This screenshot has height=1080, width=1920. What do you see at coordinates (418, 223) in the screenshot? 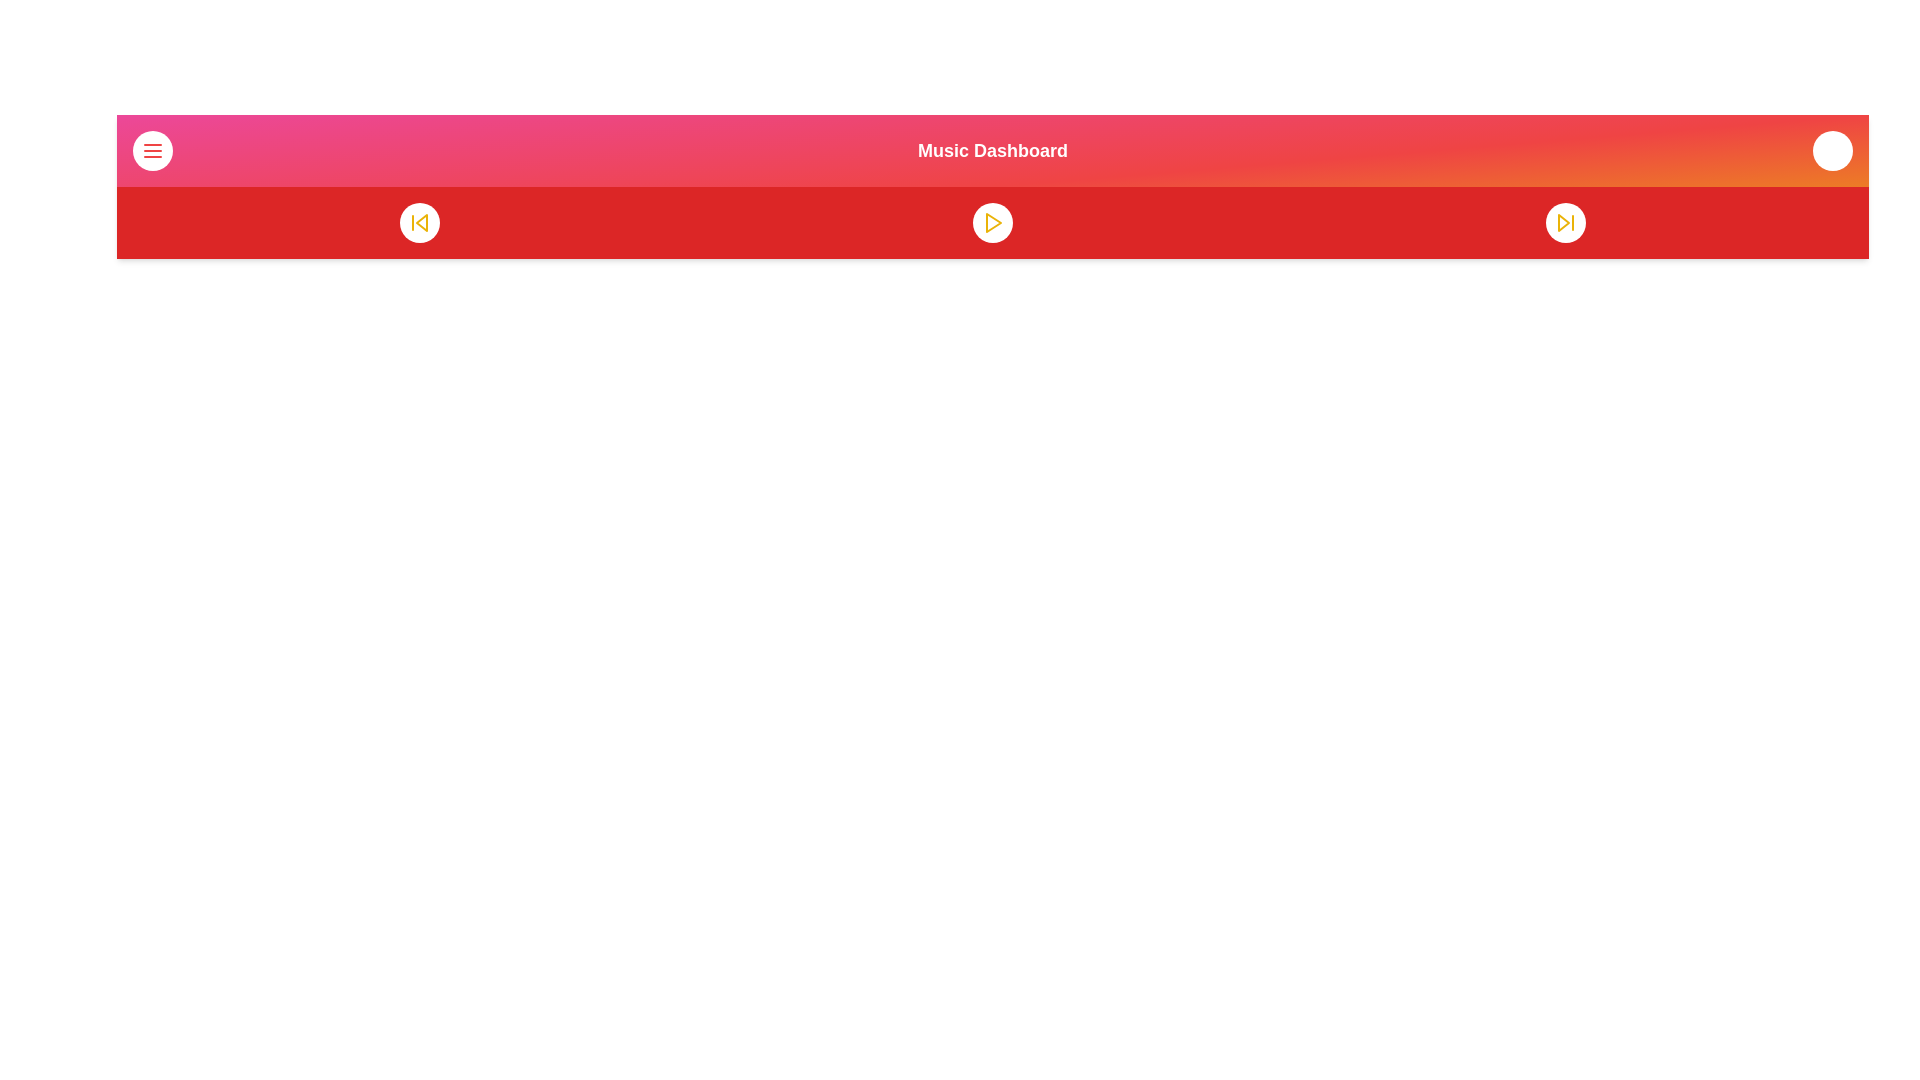
I see `the skip back button to rewind the track` at bounding box center [418, 223].